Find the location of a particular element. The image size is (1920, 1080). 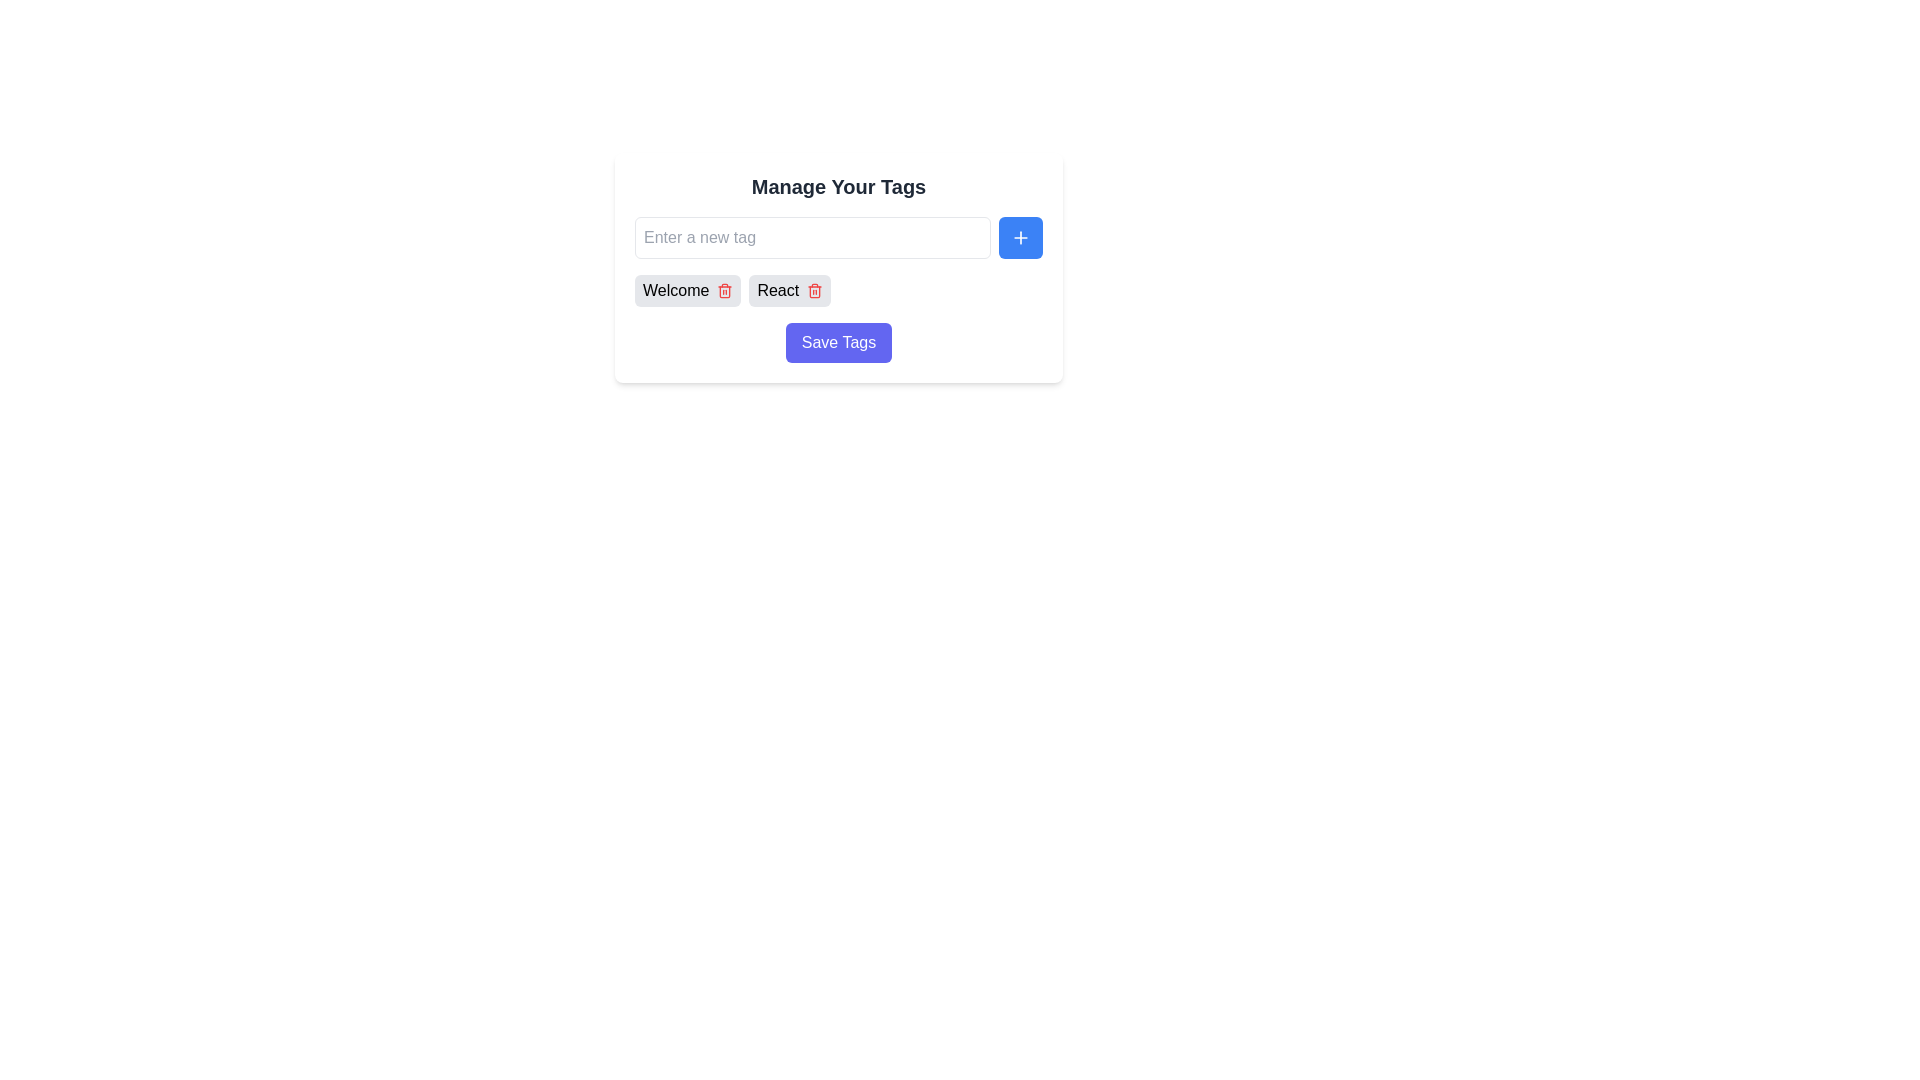

the blue rectangular button with rounded corners that contains a white '+' icon is located at coordinates (1021, 237).